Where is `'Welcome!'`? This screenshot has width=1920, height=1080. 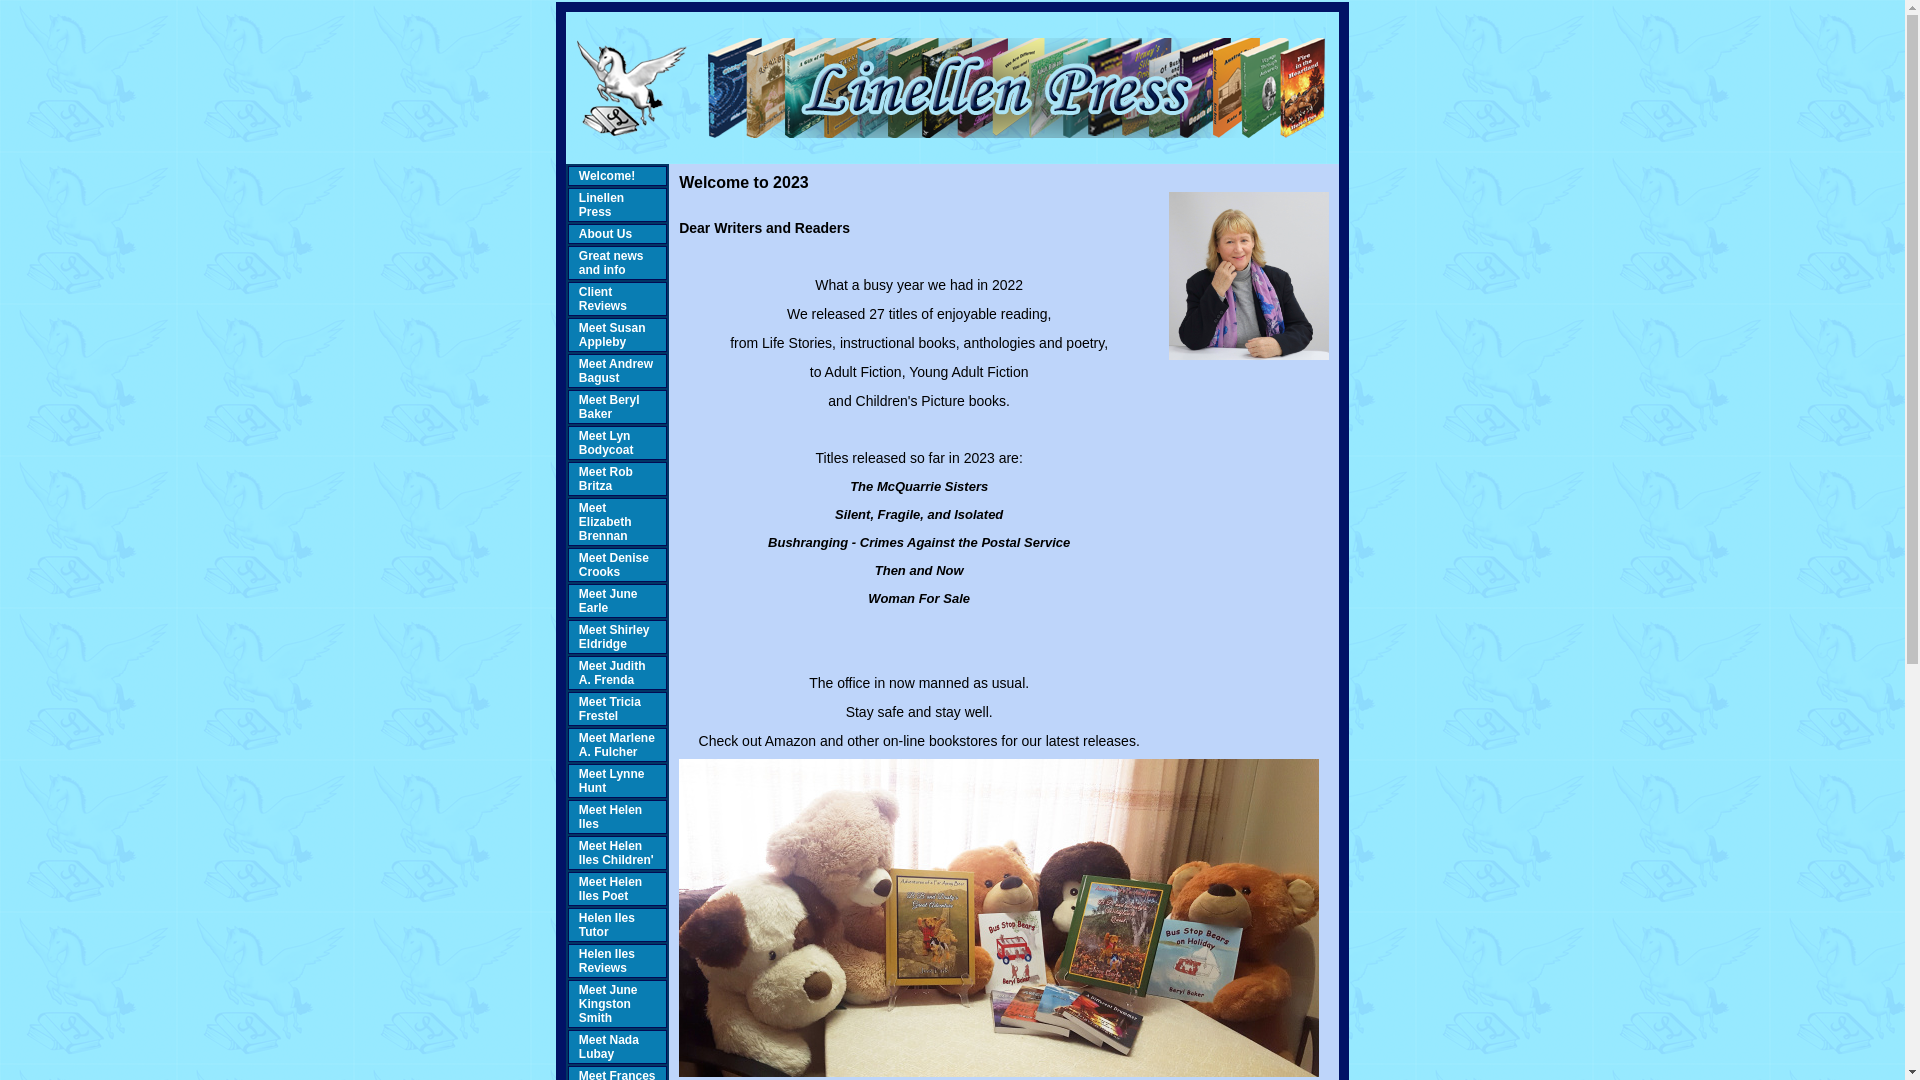
'Welcome!' is located at coordinates (578, 175).